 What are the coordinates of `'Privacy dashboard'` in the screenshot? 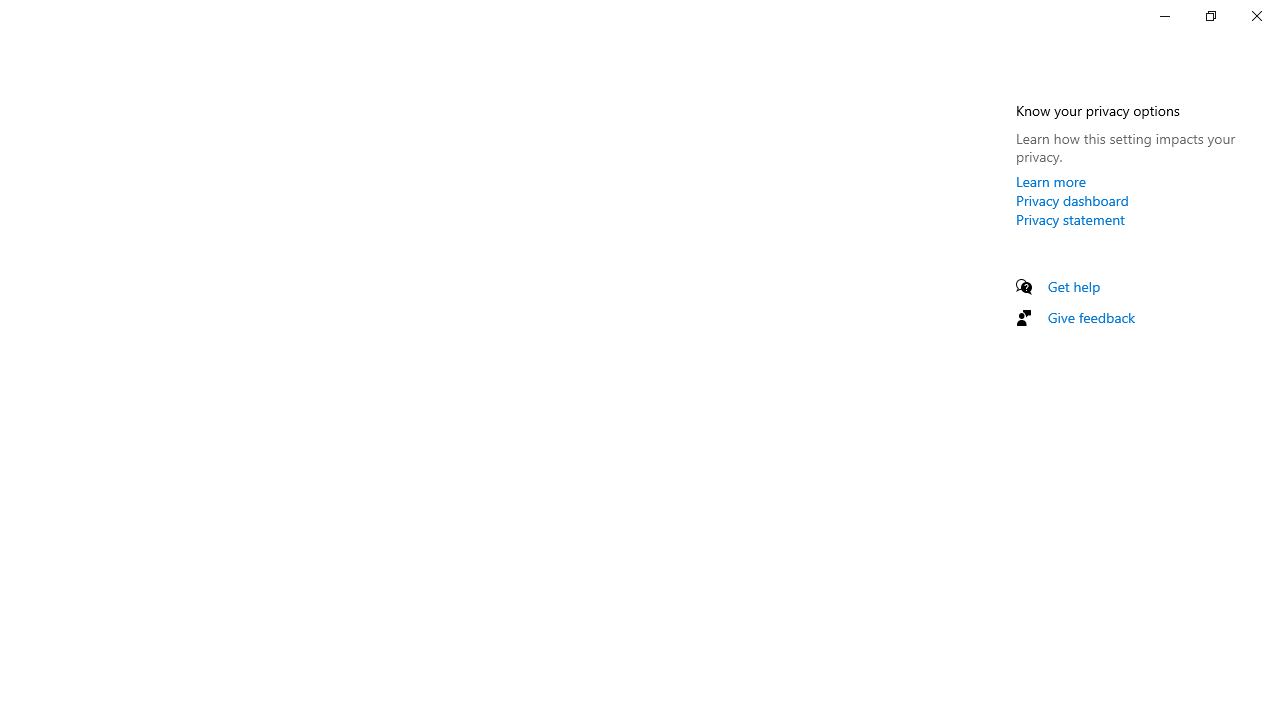 It's located at (1071, 200).